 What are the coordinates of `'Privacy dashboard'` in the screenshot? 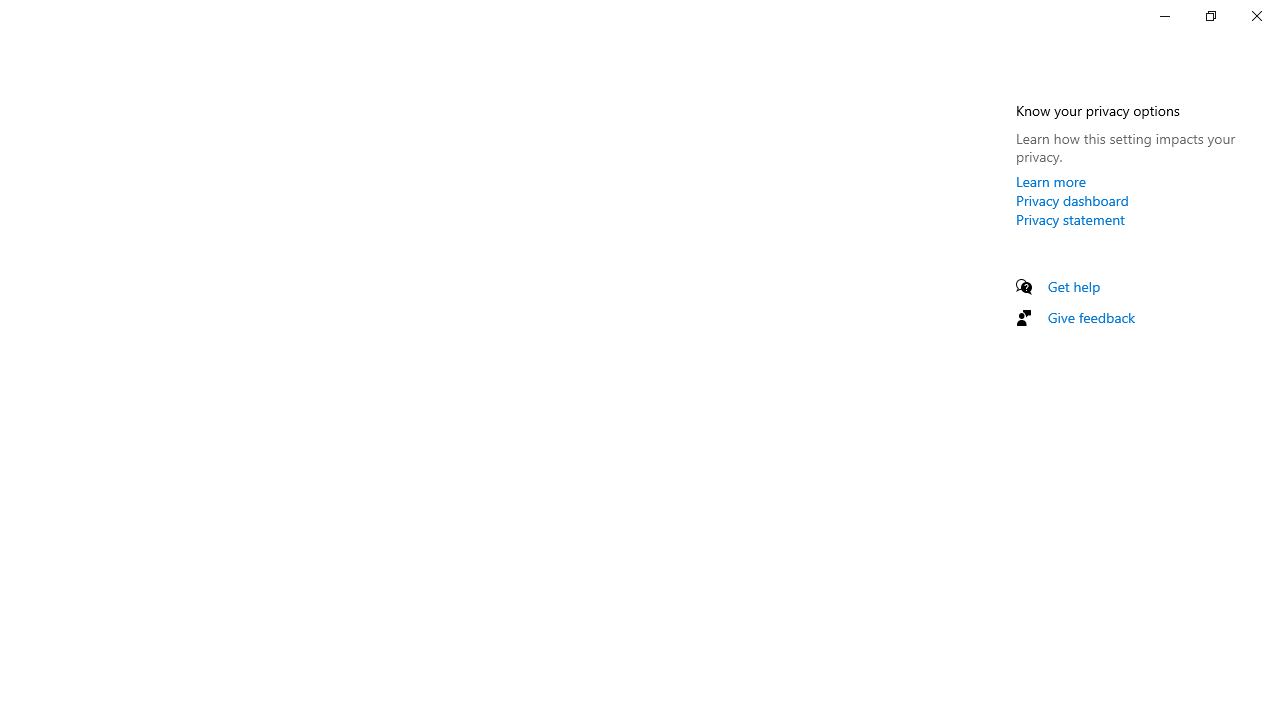 It's located at (1071, 200).